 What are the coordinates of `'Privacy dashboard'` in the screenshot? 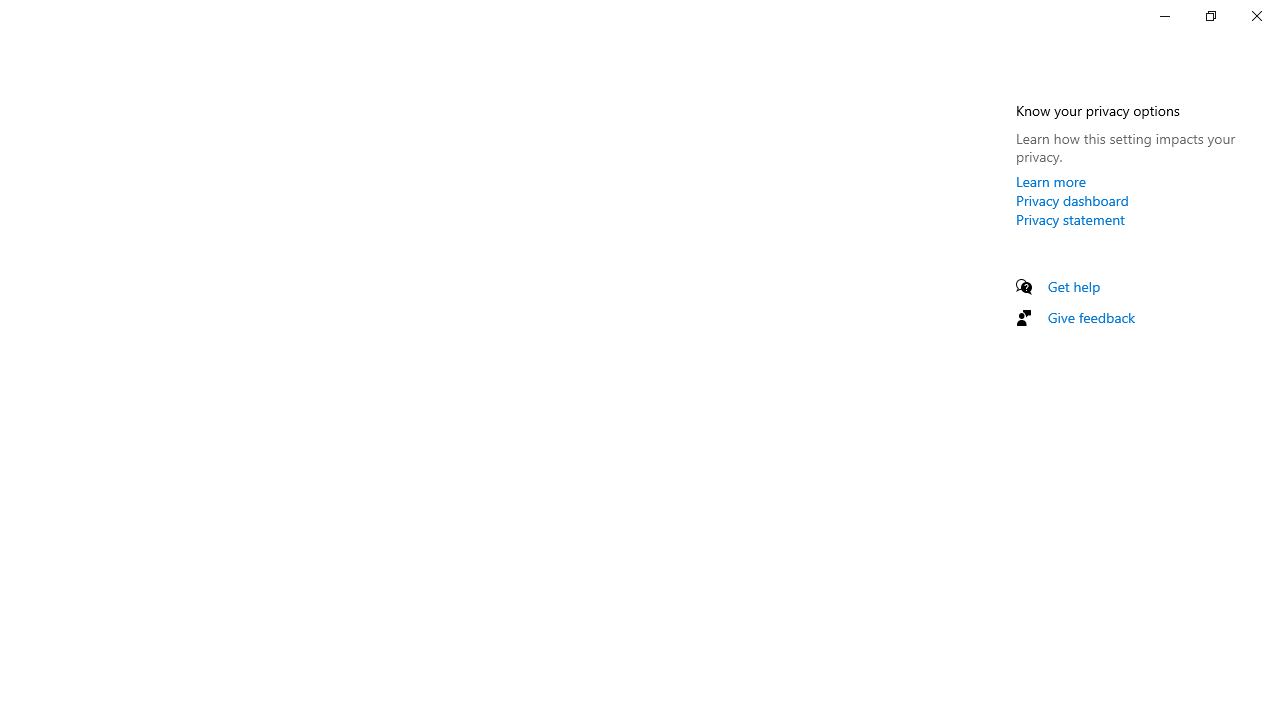 It's located at (1071, 200).